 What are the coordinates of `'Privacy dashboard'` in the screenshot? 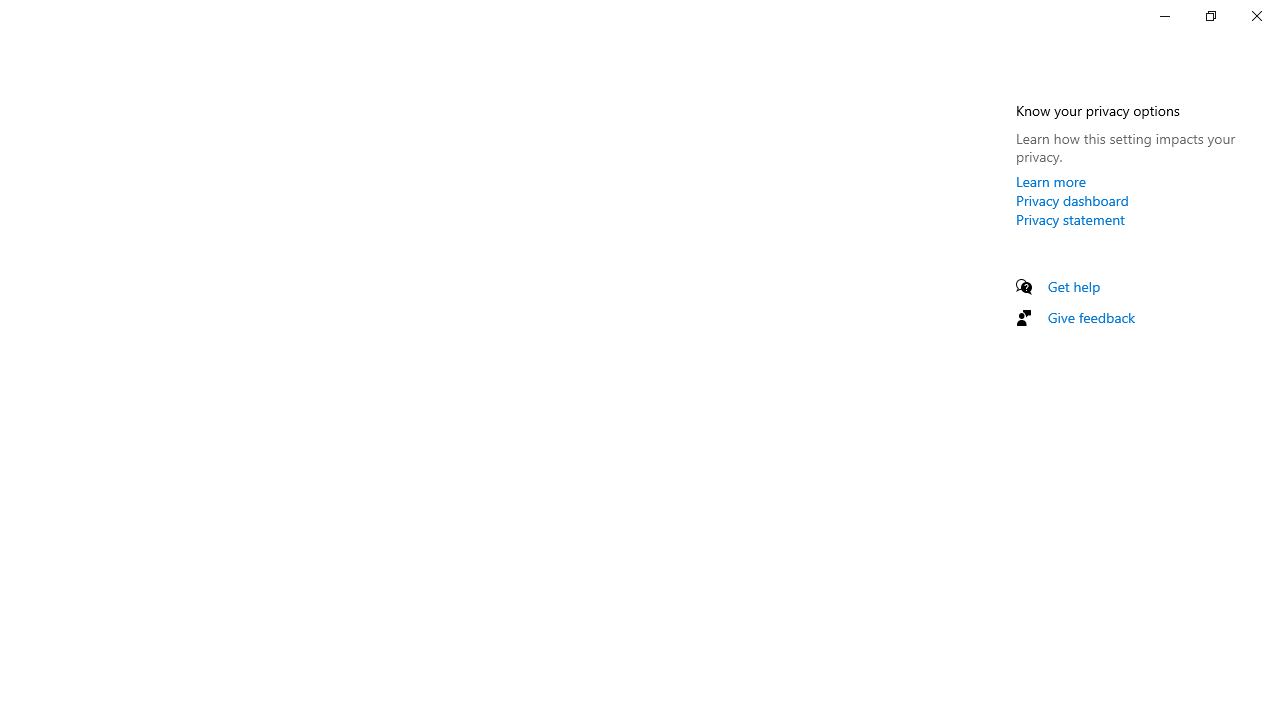 It's located at (1071, 200).